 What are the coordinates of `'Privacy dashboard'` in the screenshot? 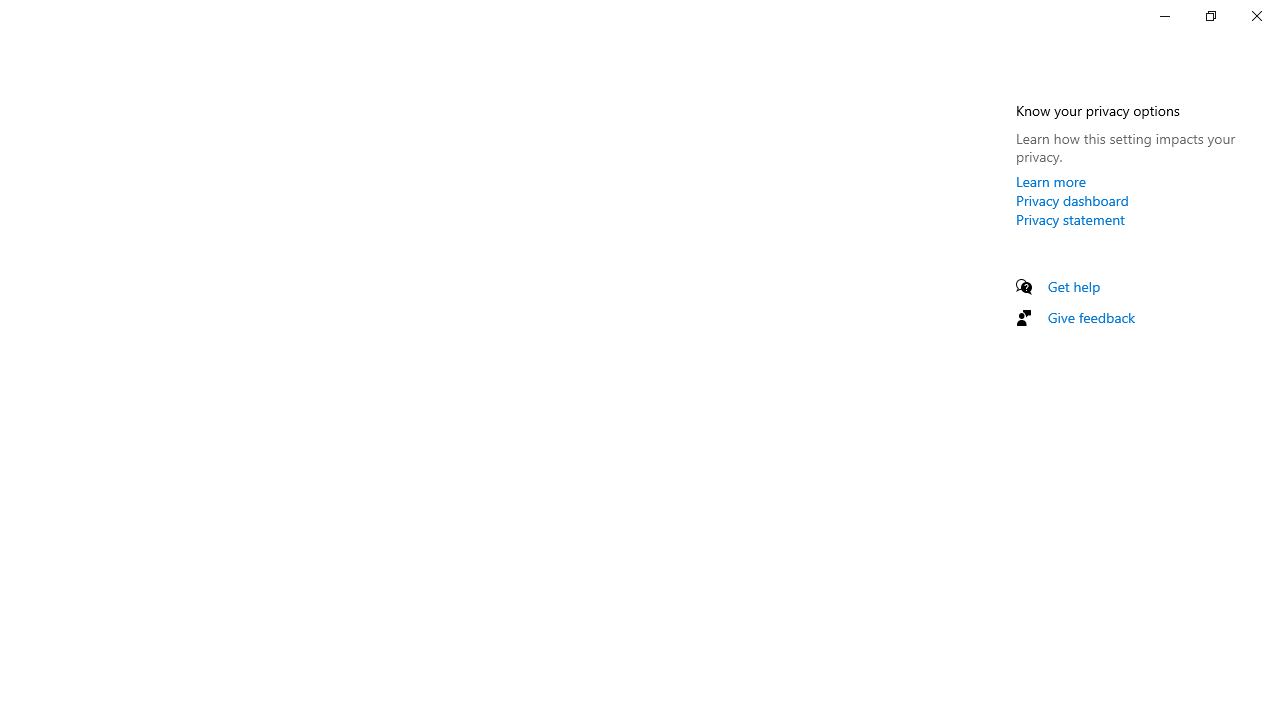 It's located at (1071, 200).